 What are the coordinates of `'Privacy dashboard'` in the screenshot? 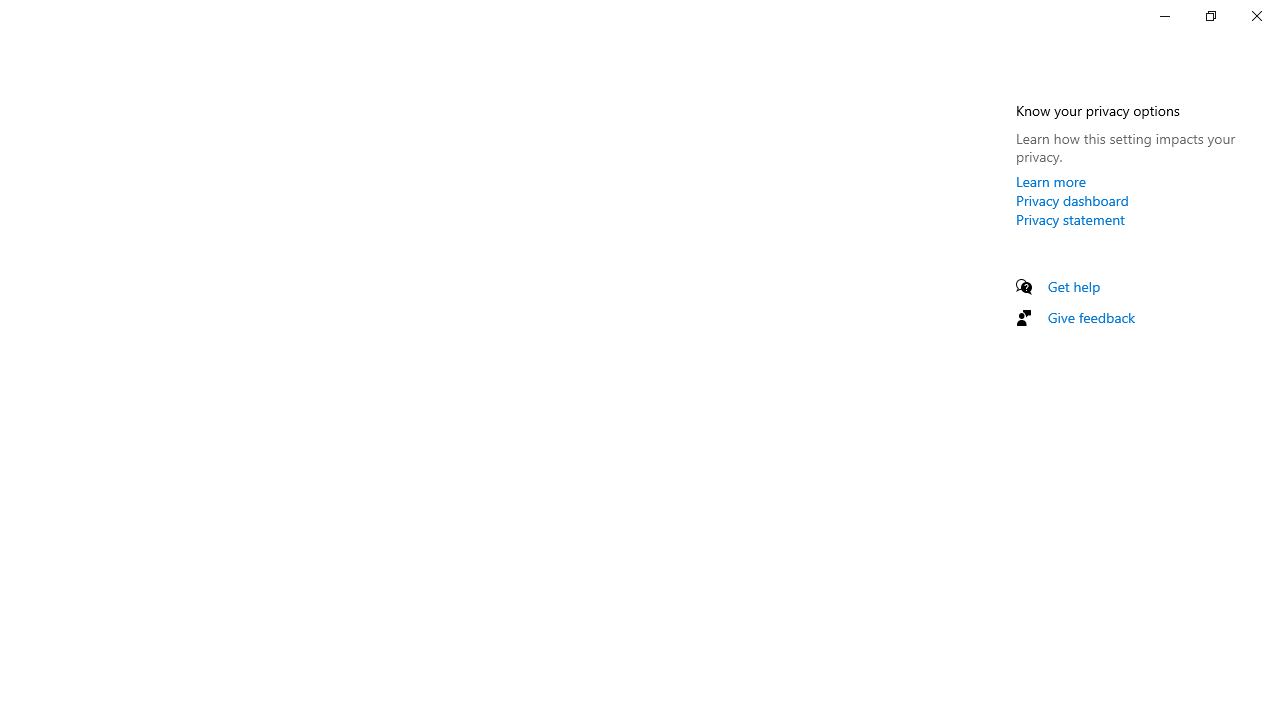 It's located at (1071, 200).